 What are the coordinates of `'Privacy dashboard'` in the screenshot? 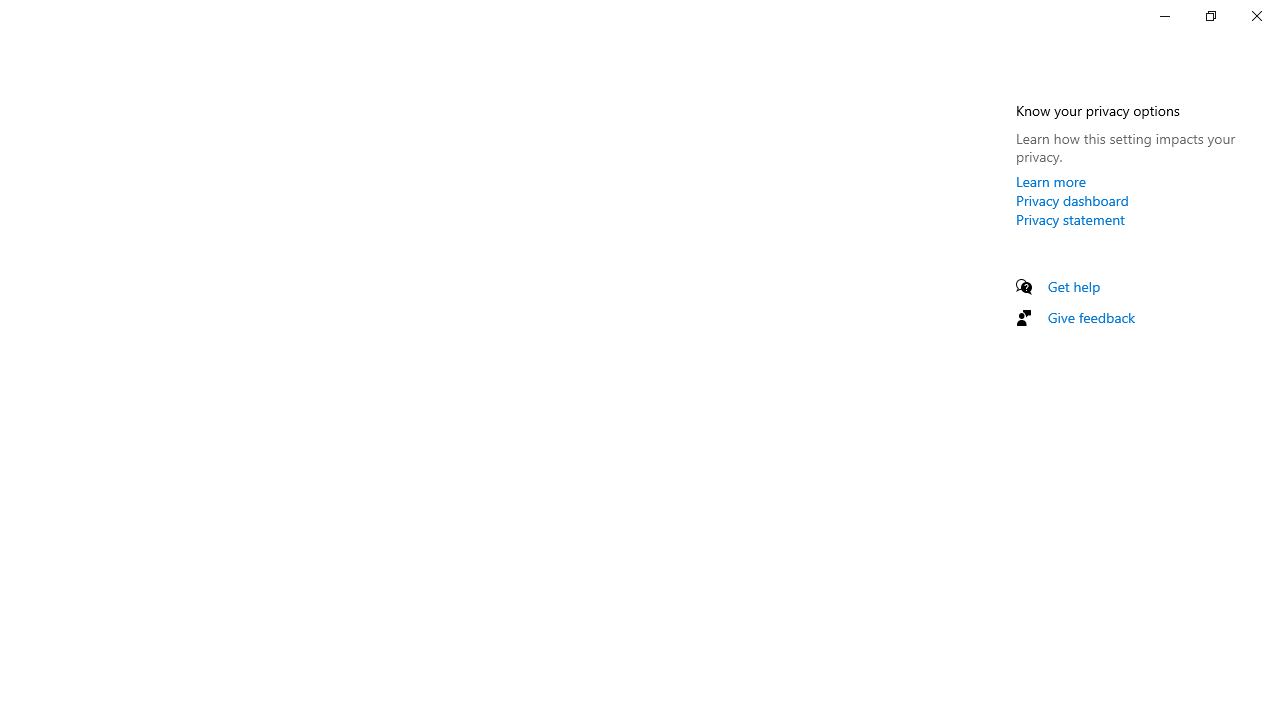 It's located at (1071, 200).